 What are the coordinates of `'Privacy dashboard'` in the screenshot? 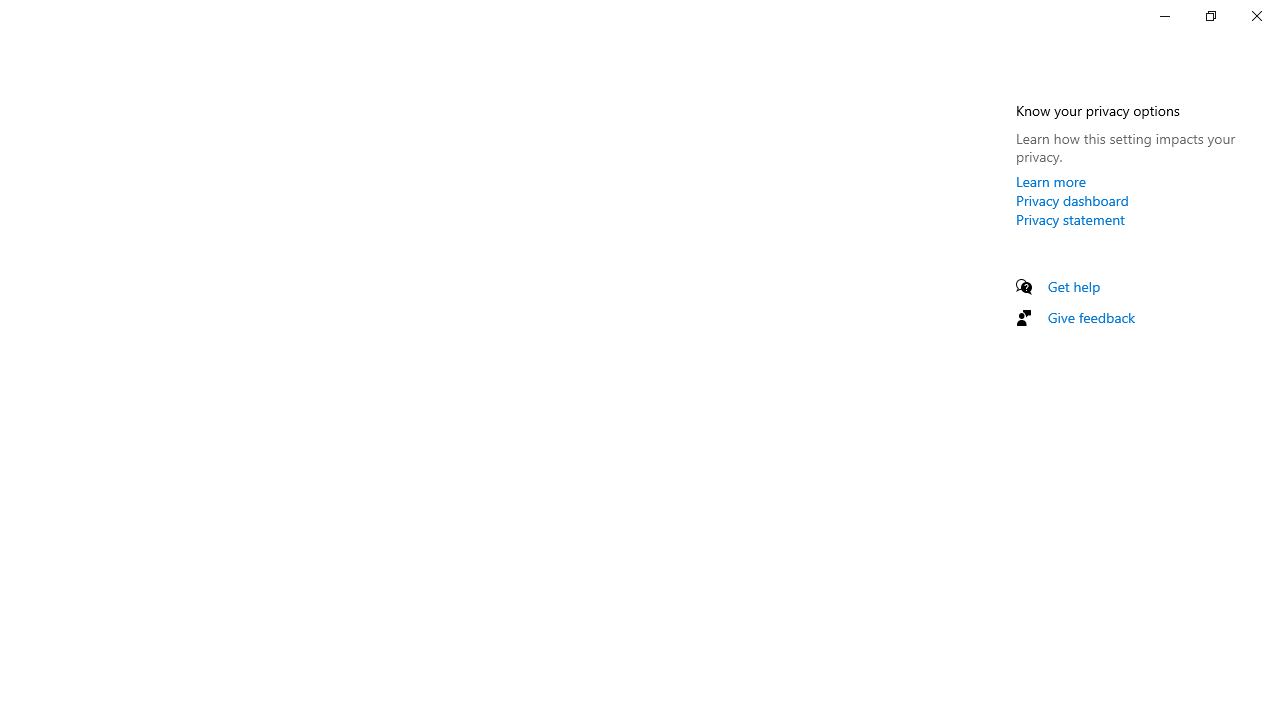 It's located at (1071, 200).